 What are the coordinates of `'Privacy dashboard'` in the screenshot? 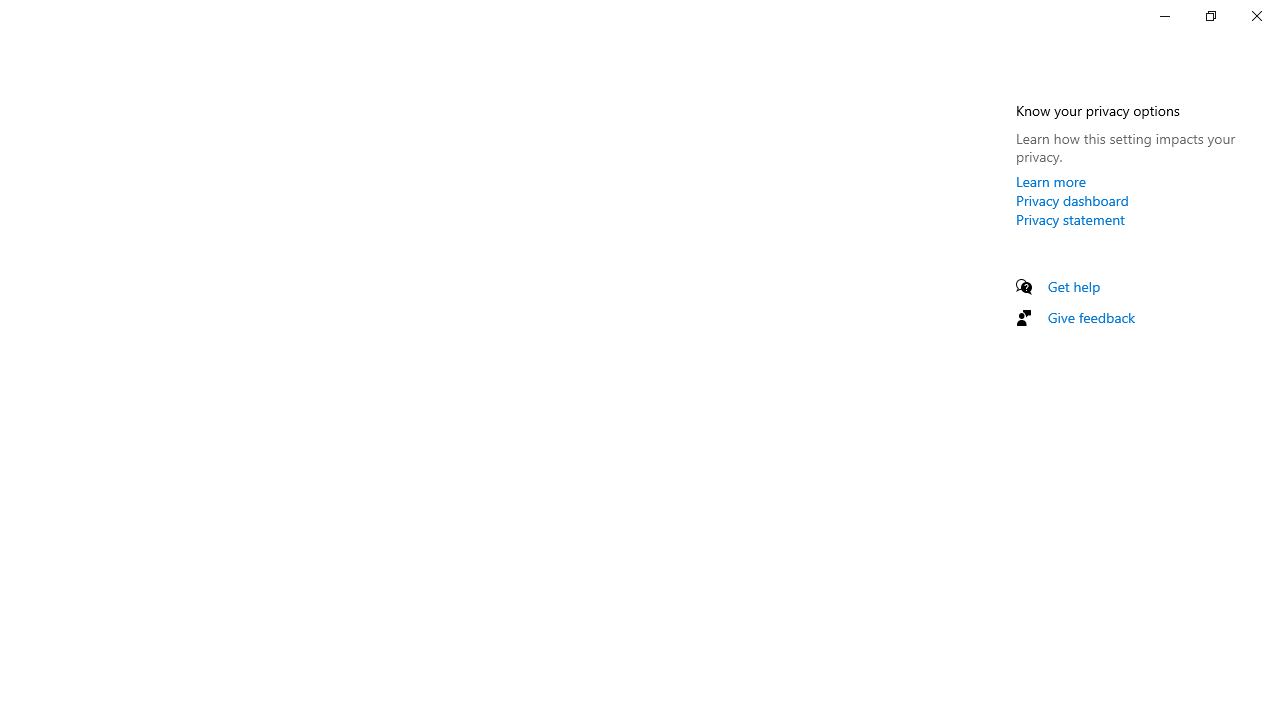 It's located at (1071, 200).